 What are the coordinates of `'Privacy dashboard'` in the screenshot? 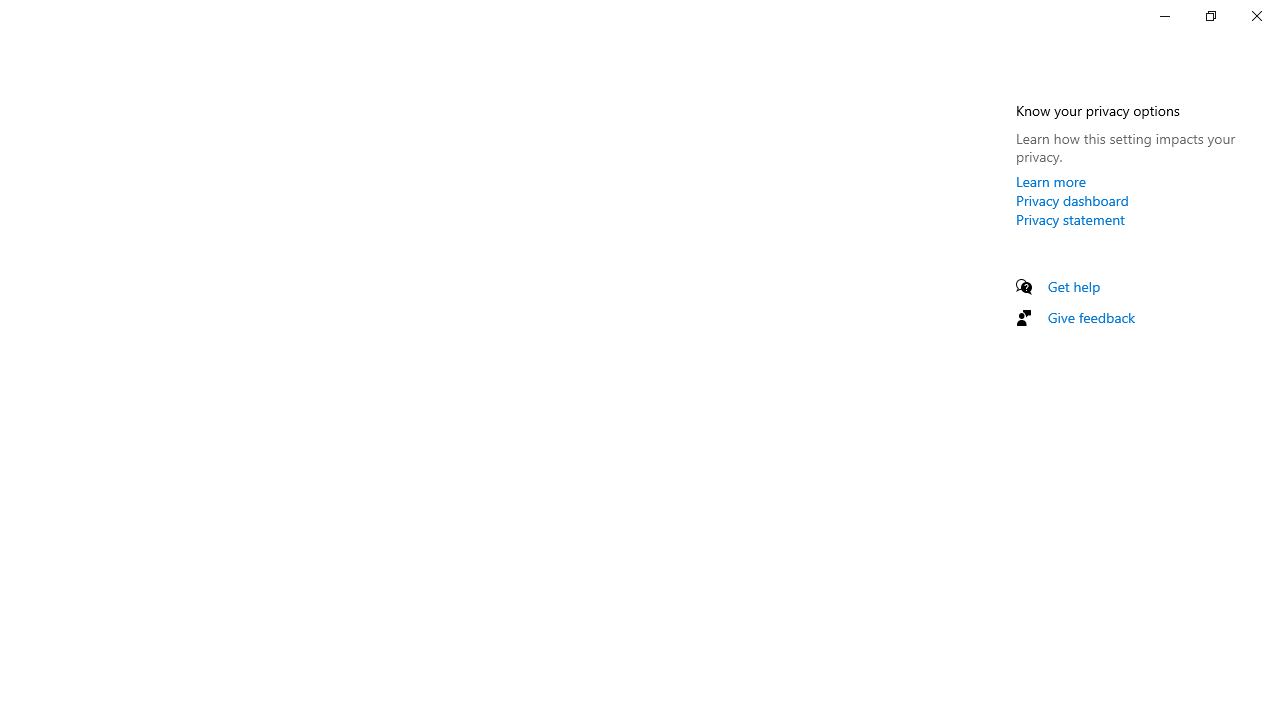 It's located at (1071, 200).